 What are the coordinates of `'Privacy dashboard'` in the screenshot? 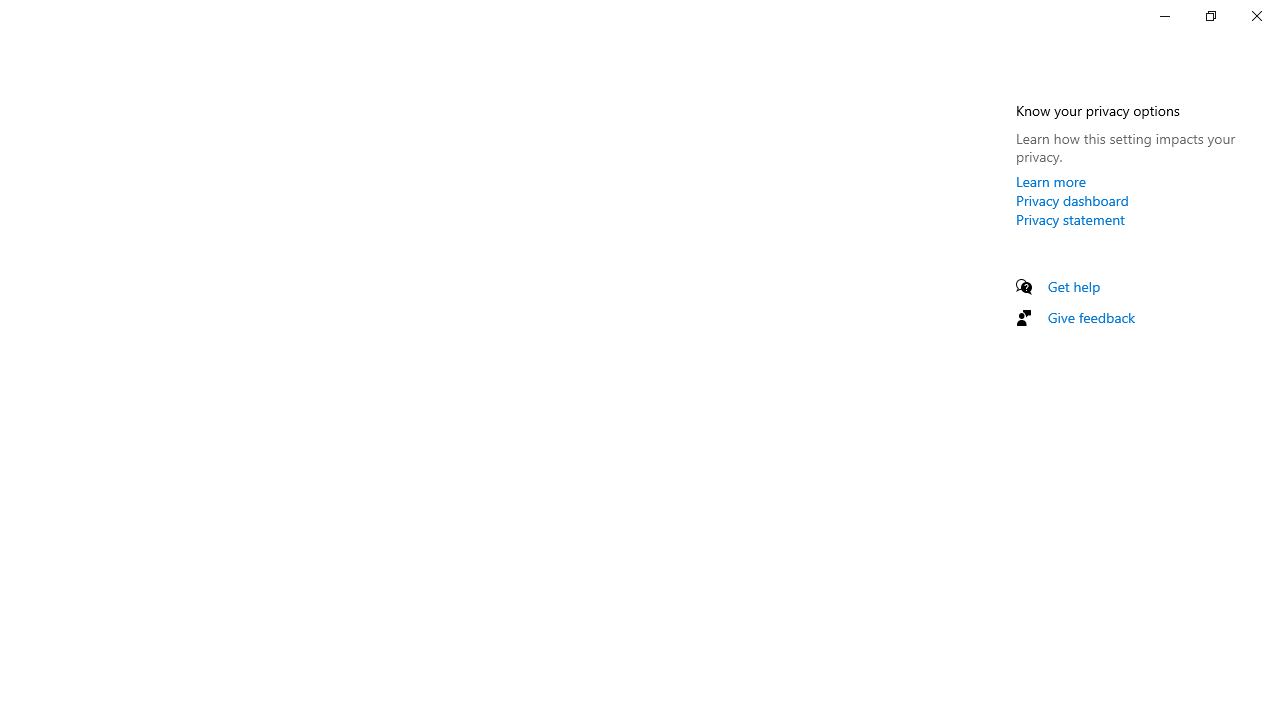 It's located at (1071, 200).